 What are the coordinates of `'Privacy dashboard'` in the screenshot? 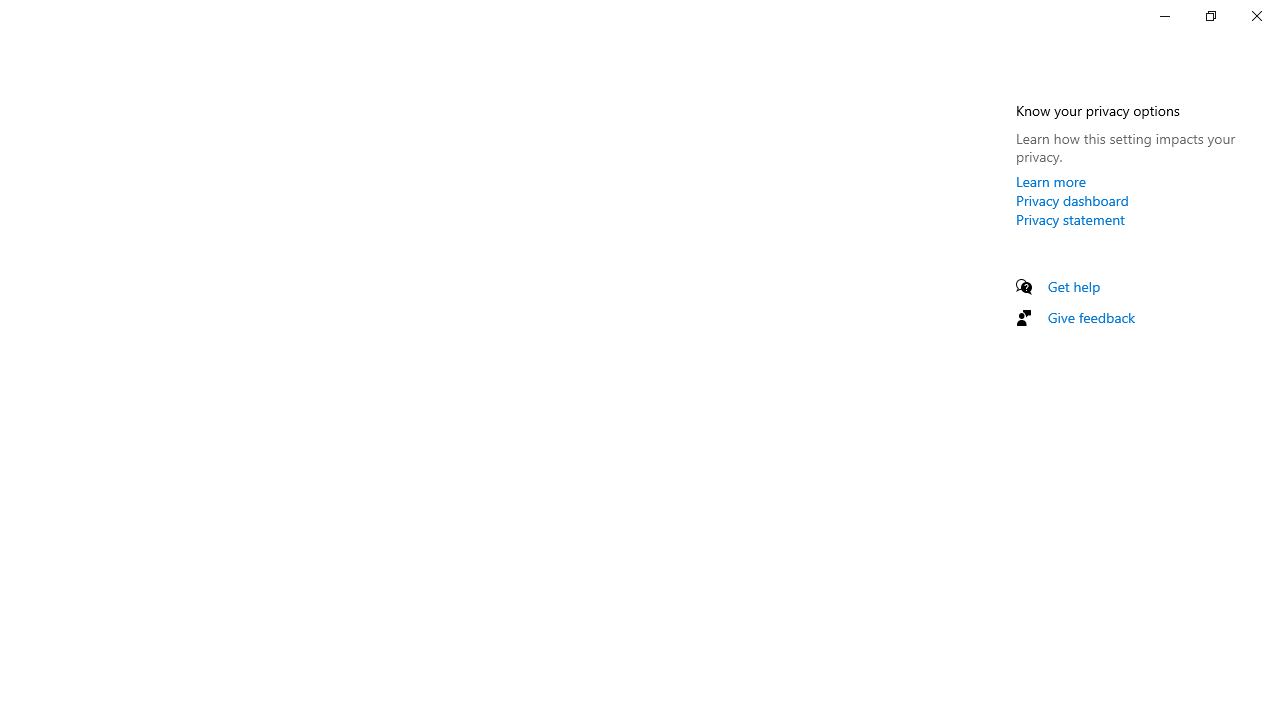 It's located at (1071, 200).